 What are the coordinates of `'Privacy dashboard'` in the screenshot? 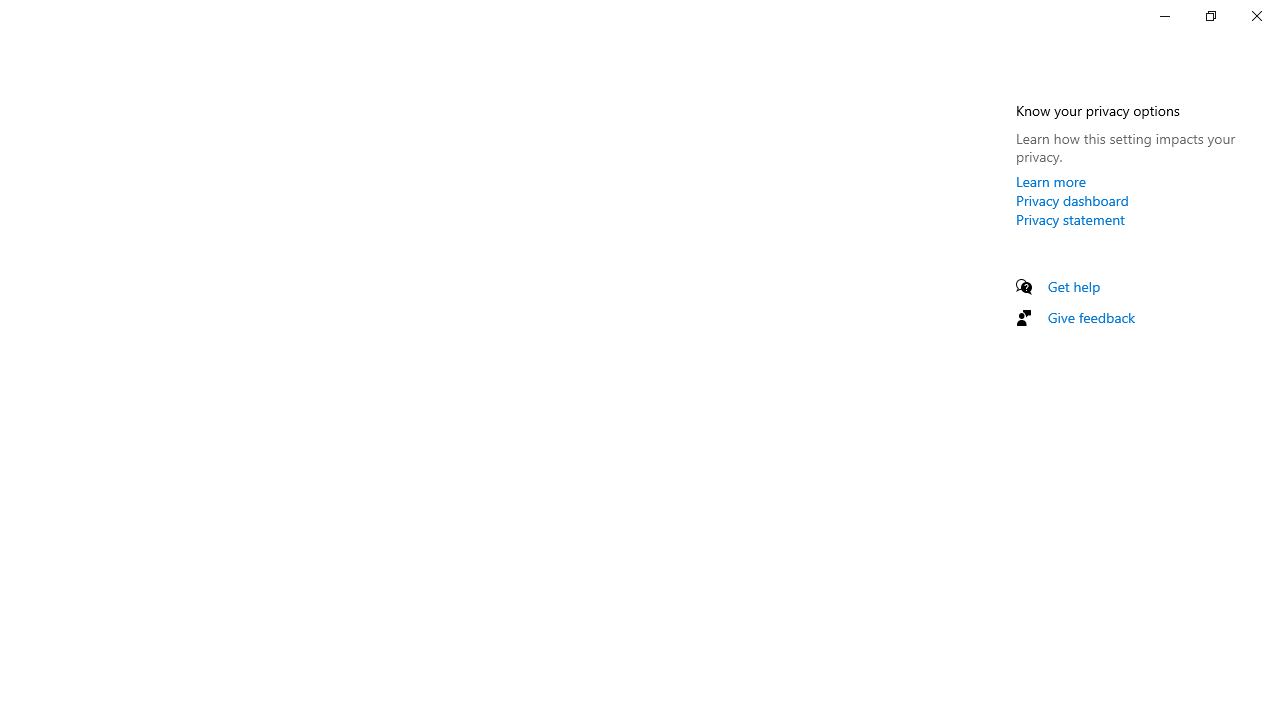 It's located at (1071, 200).